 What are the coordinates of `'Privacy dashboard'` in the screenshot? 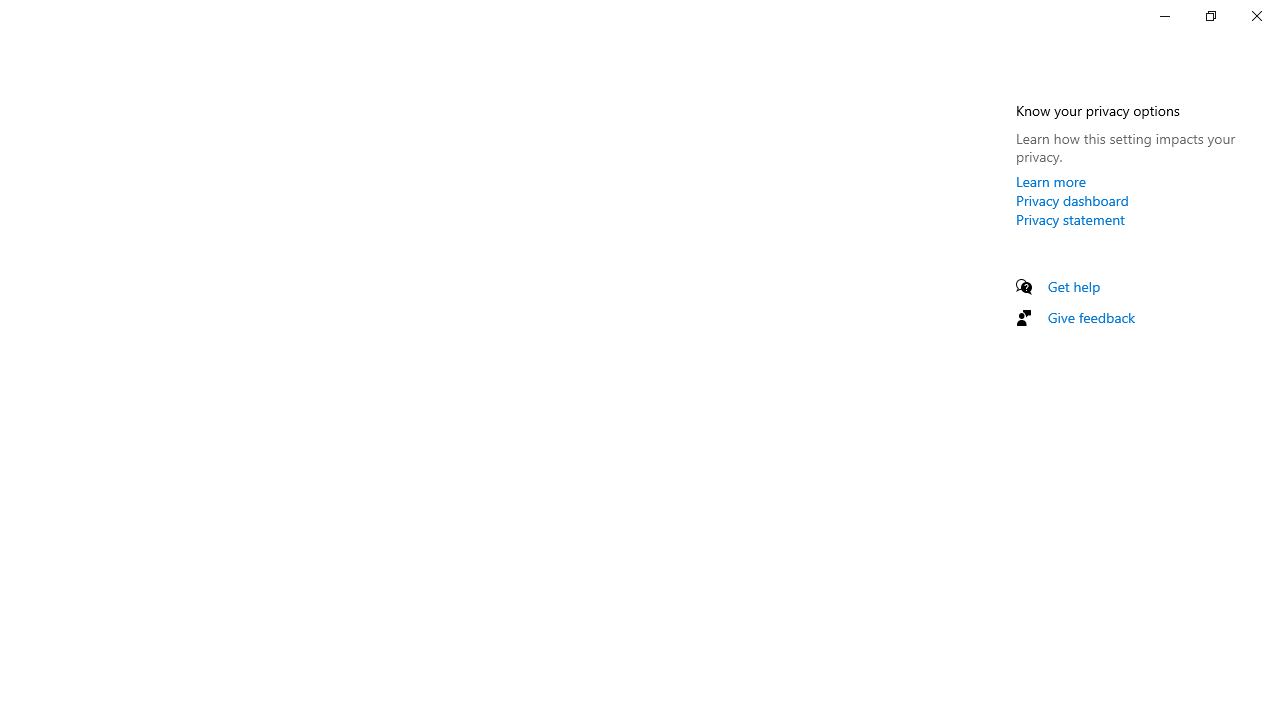 It's located at (1071, 200).